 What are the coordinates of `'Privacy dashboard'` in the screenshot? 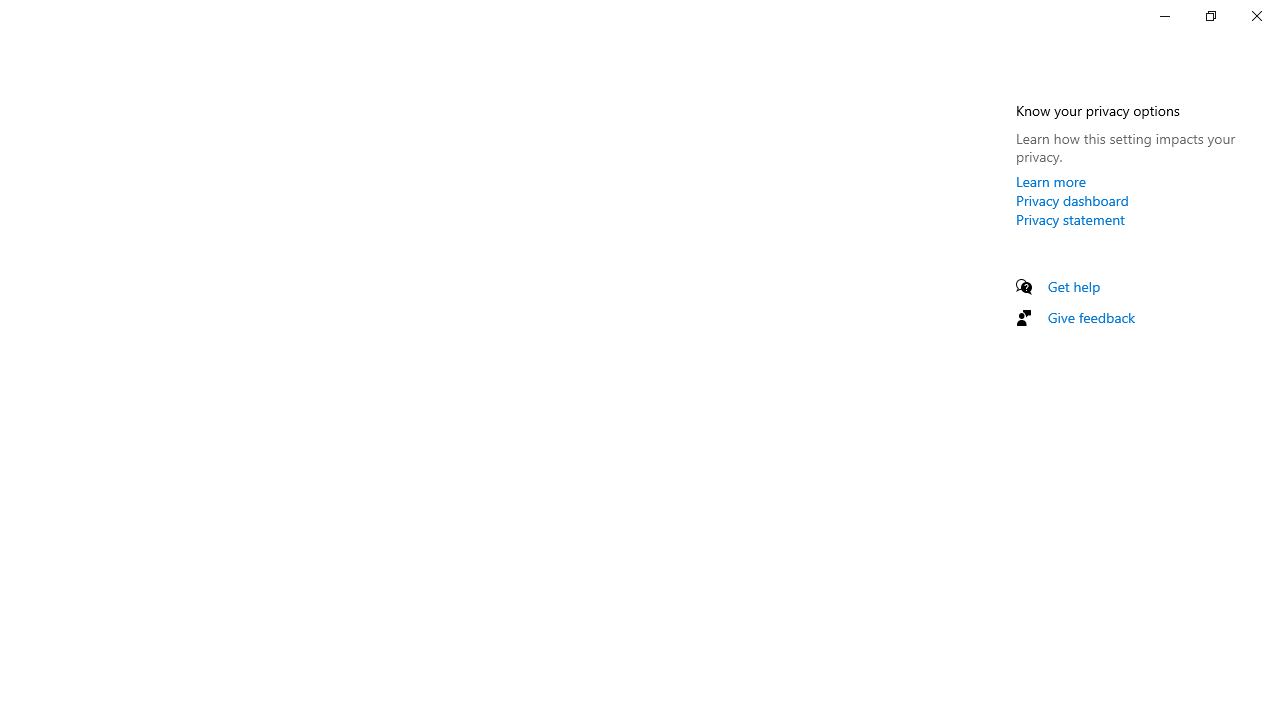 It's located at (1071, 200).